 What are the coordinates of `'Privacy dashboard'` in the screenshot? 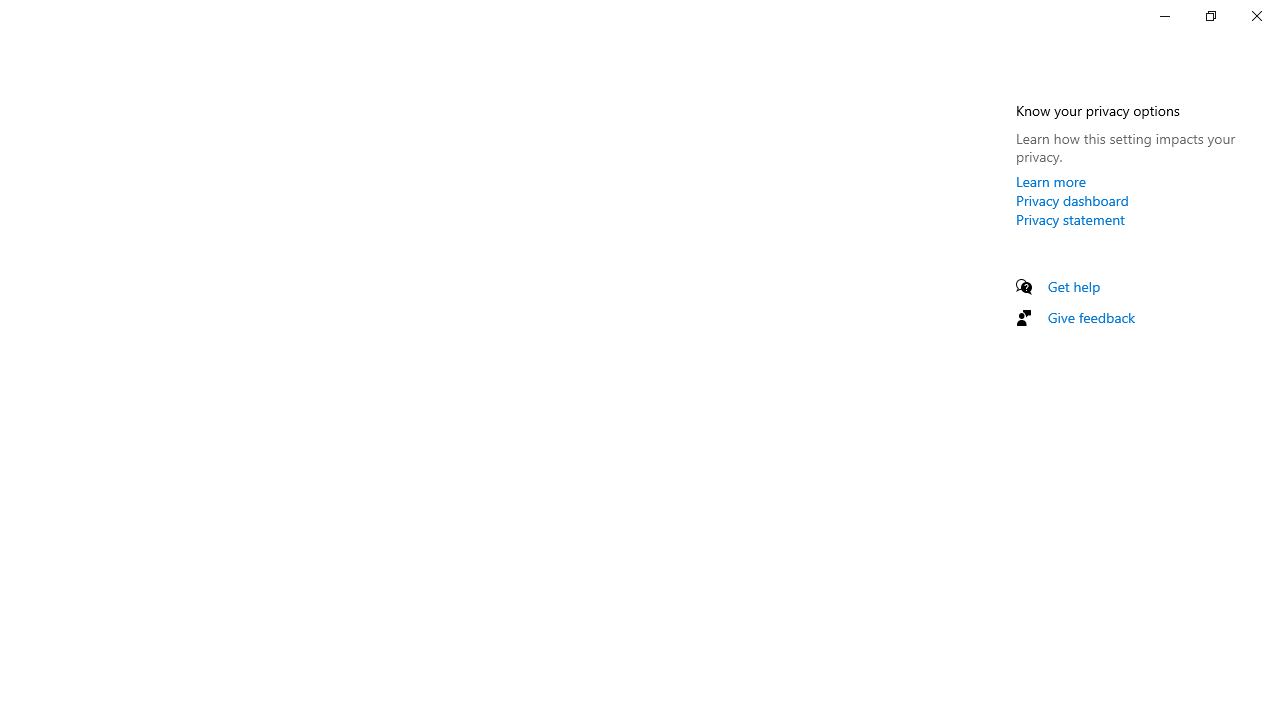 It's located at (1071, 200).